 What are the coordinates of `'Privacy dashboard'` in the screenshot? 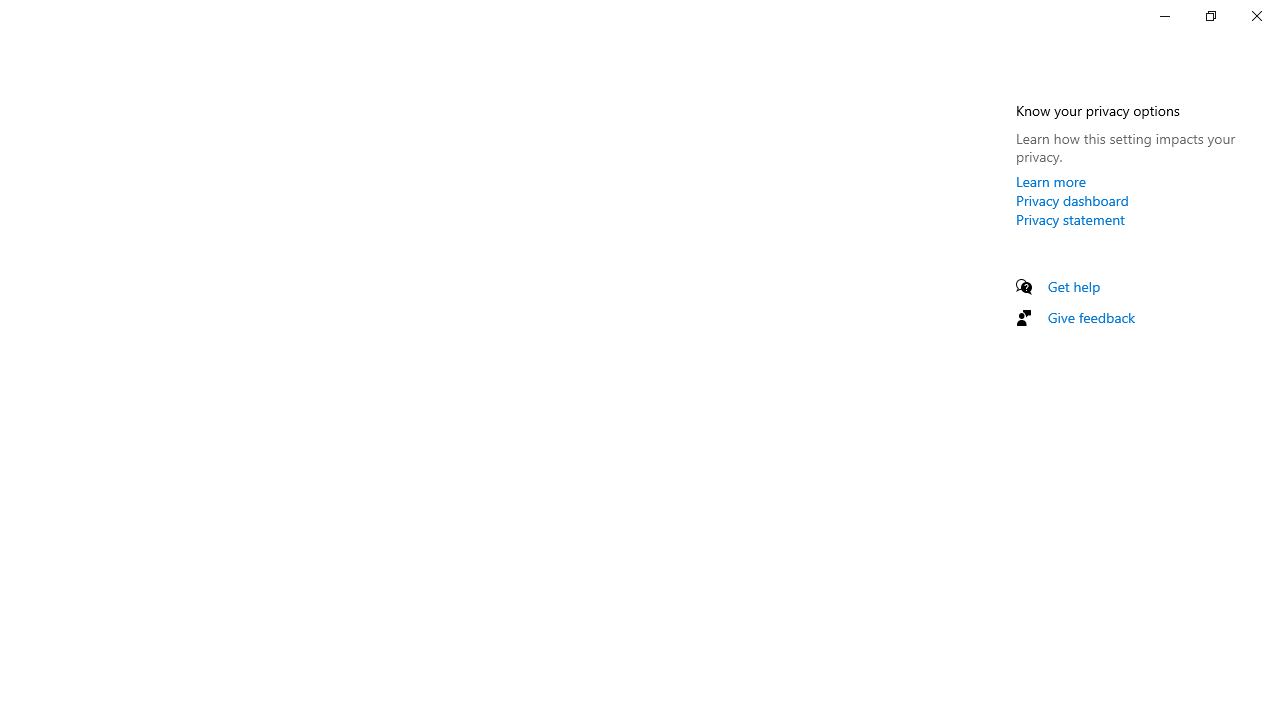 It's located at (1071, 200).